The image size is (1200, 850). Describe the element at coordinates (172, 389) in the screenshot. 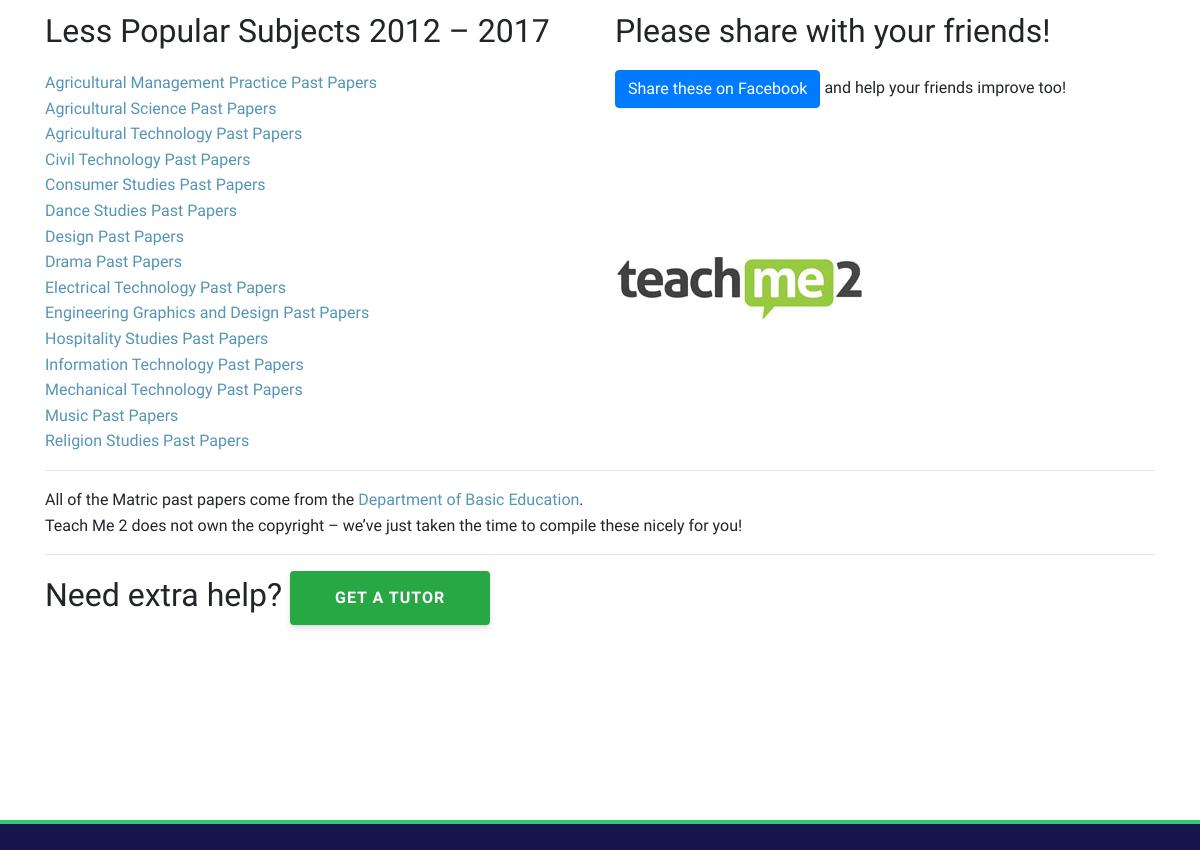

I see `'Mechanical Technology Past Papers'` at that location.